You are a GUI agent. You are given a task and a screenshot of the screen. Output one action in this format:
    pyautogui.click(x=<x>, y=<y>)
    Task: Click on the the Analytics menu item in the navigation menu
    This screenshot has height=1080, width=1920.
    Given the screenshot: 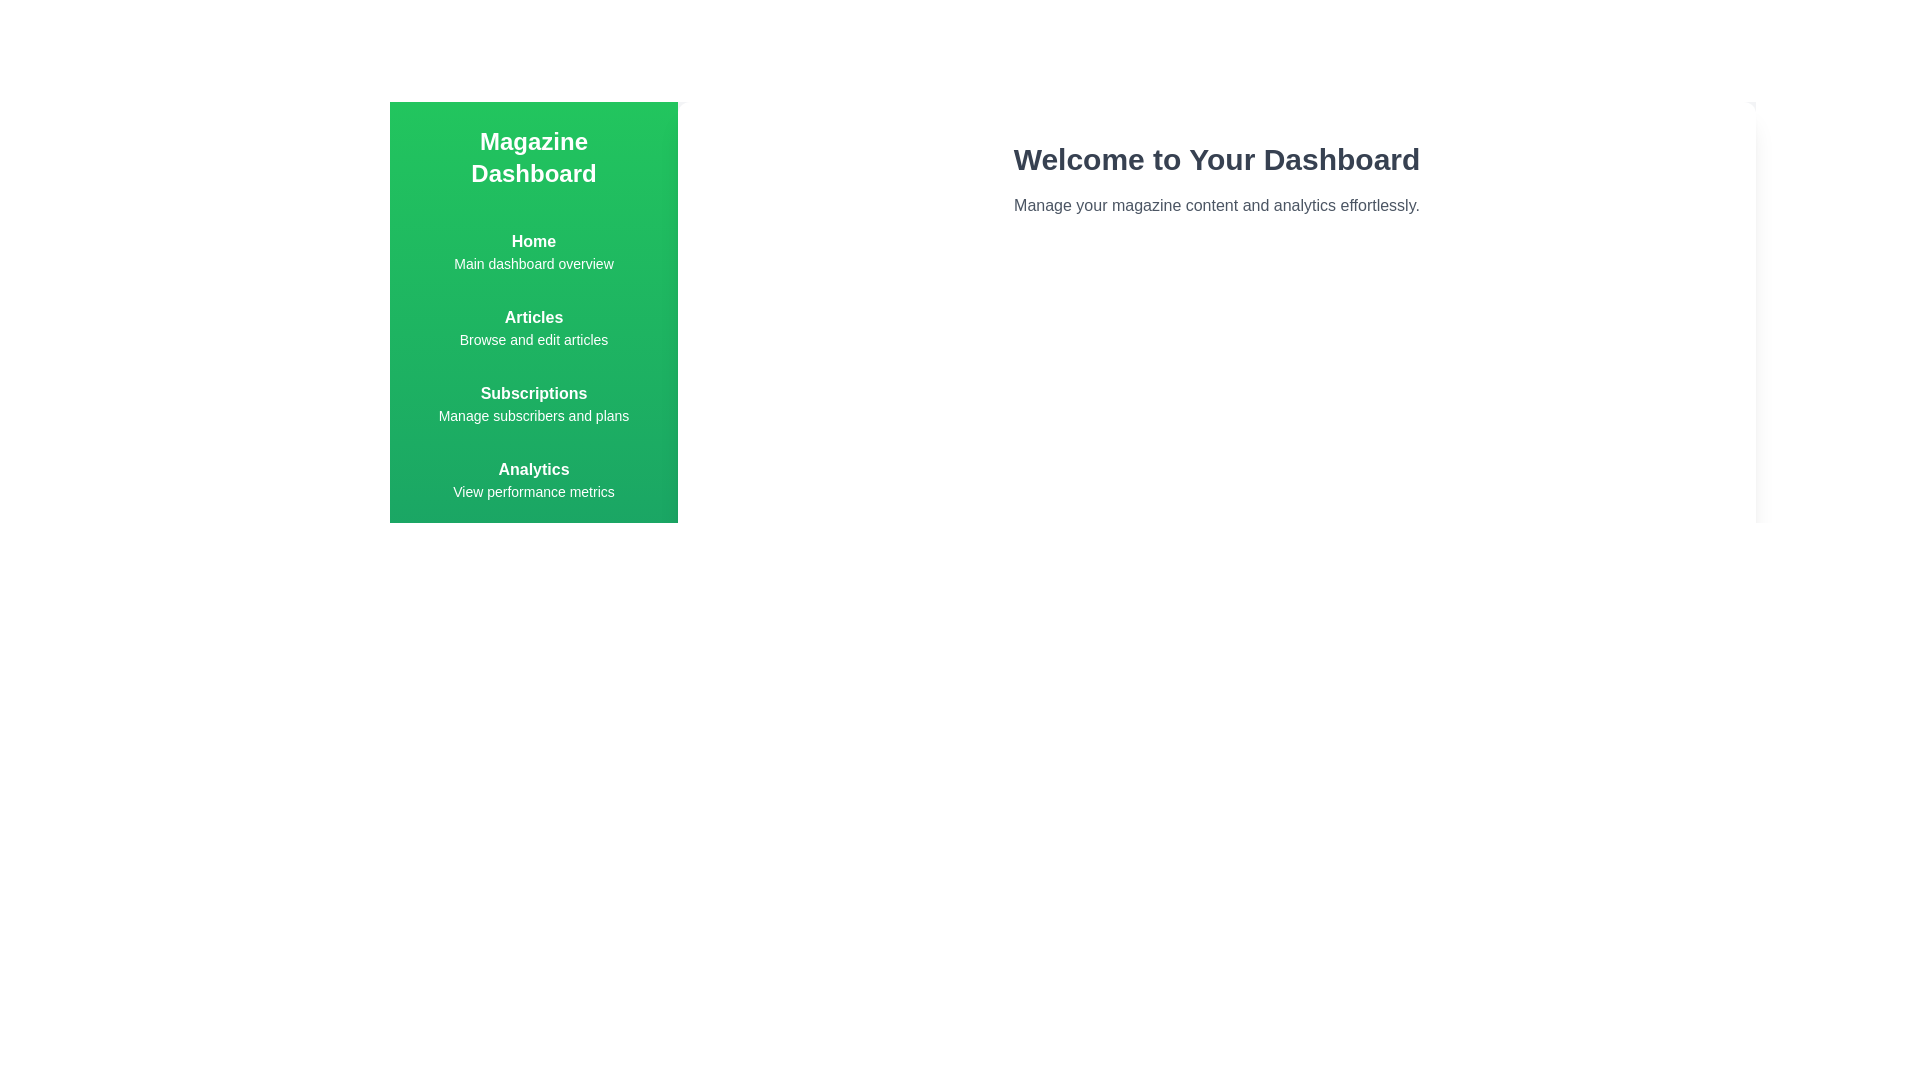 What is the action you would take?
    pyautogui.click(x=533, y=479)
    